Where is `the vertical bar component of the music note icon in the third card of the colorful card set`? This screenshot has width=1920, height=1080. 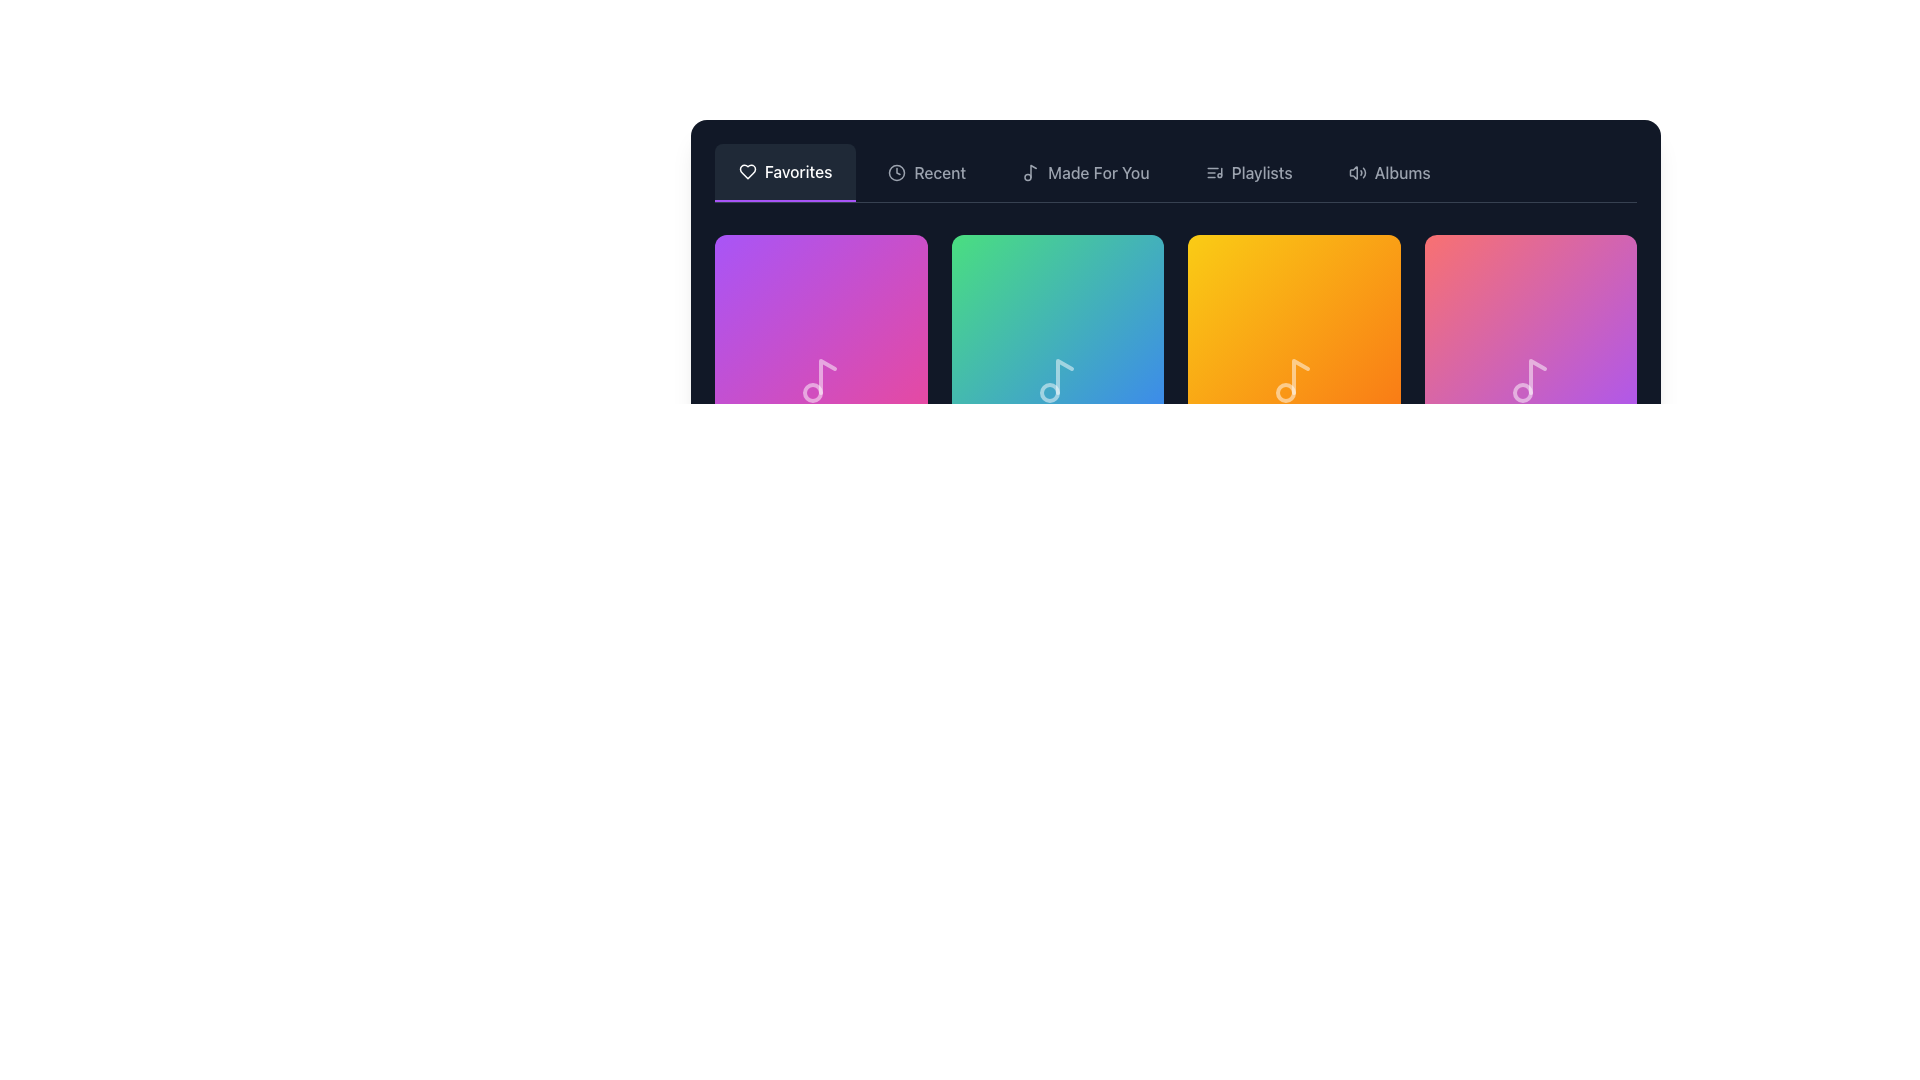 the vertical bar component of the music note icon in the third card of the colorful card set is located at coordinates (1301, 377).